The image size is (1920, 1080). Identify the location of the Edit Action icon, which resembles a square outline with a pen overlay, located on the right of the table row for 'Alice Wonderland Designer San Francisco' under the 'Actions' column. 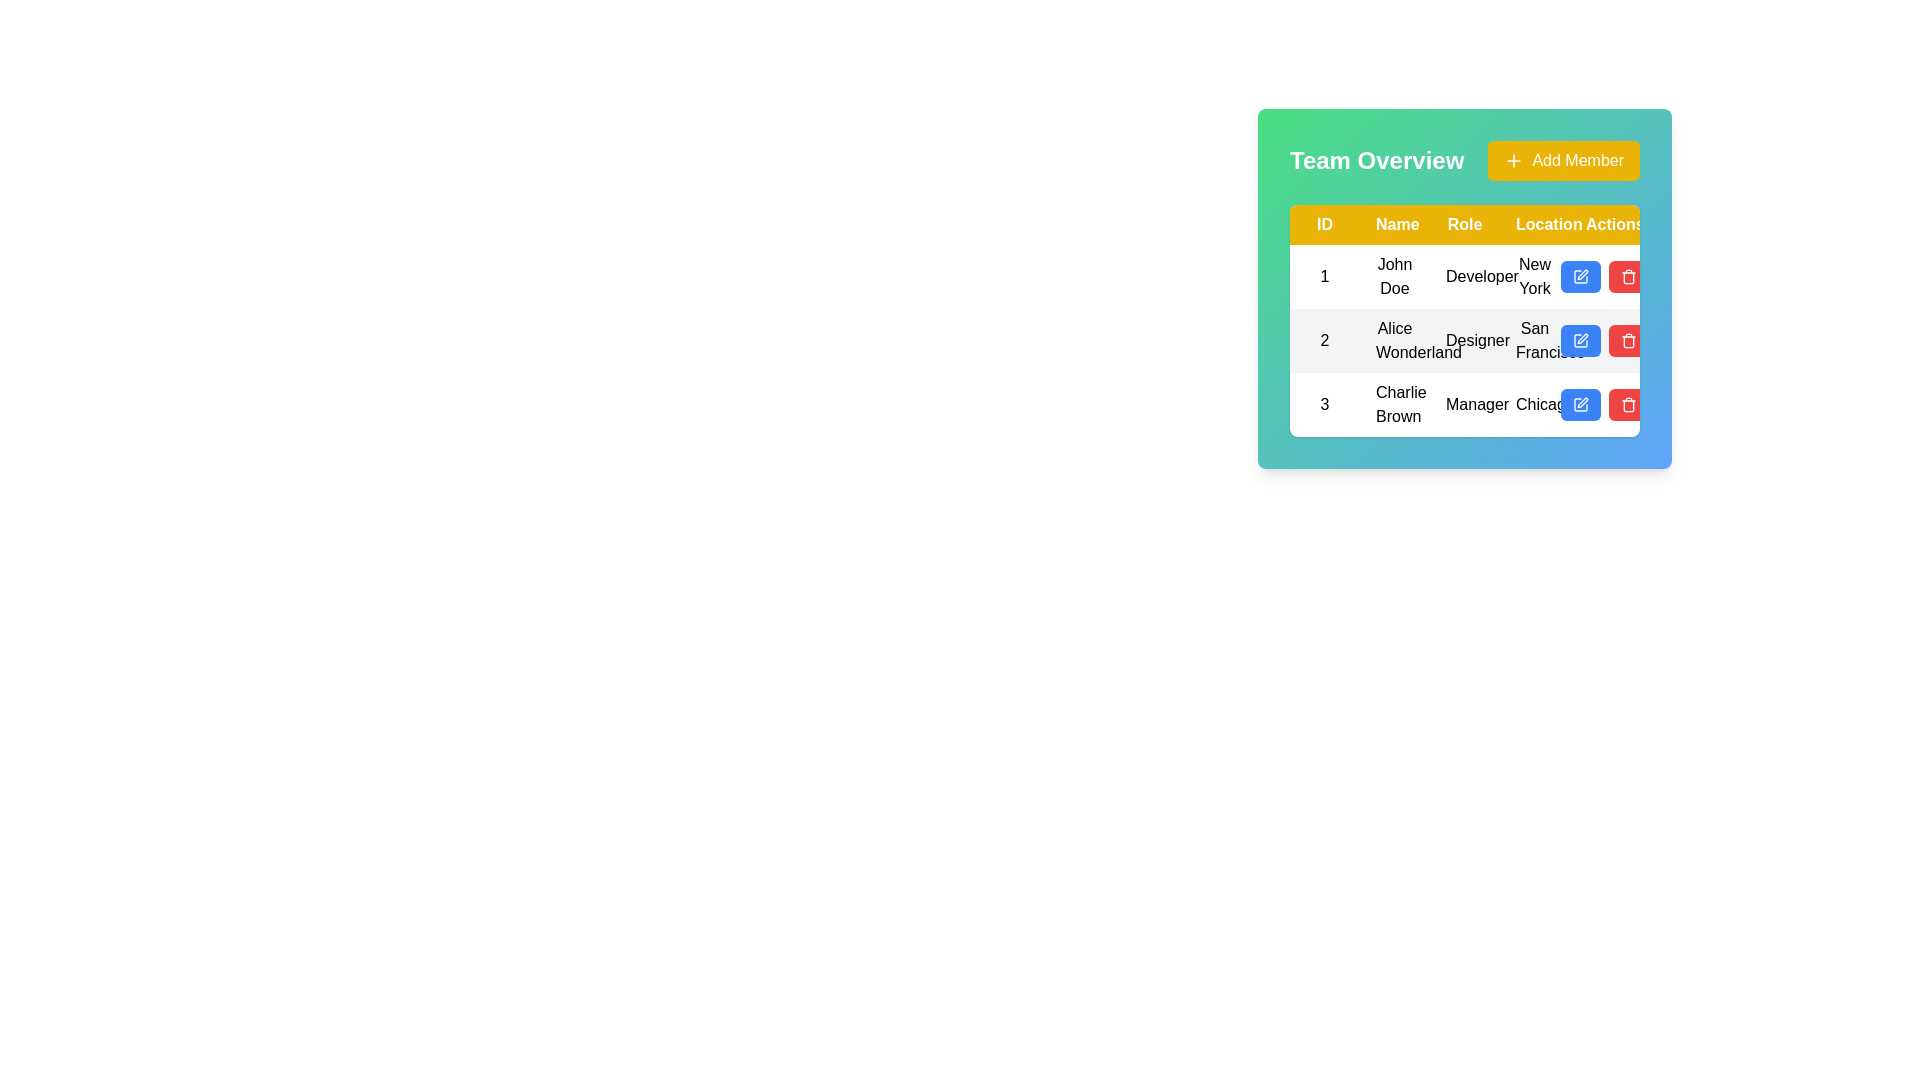
(1579, 339).